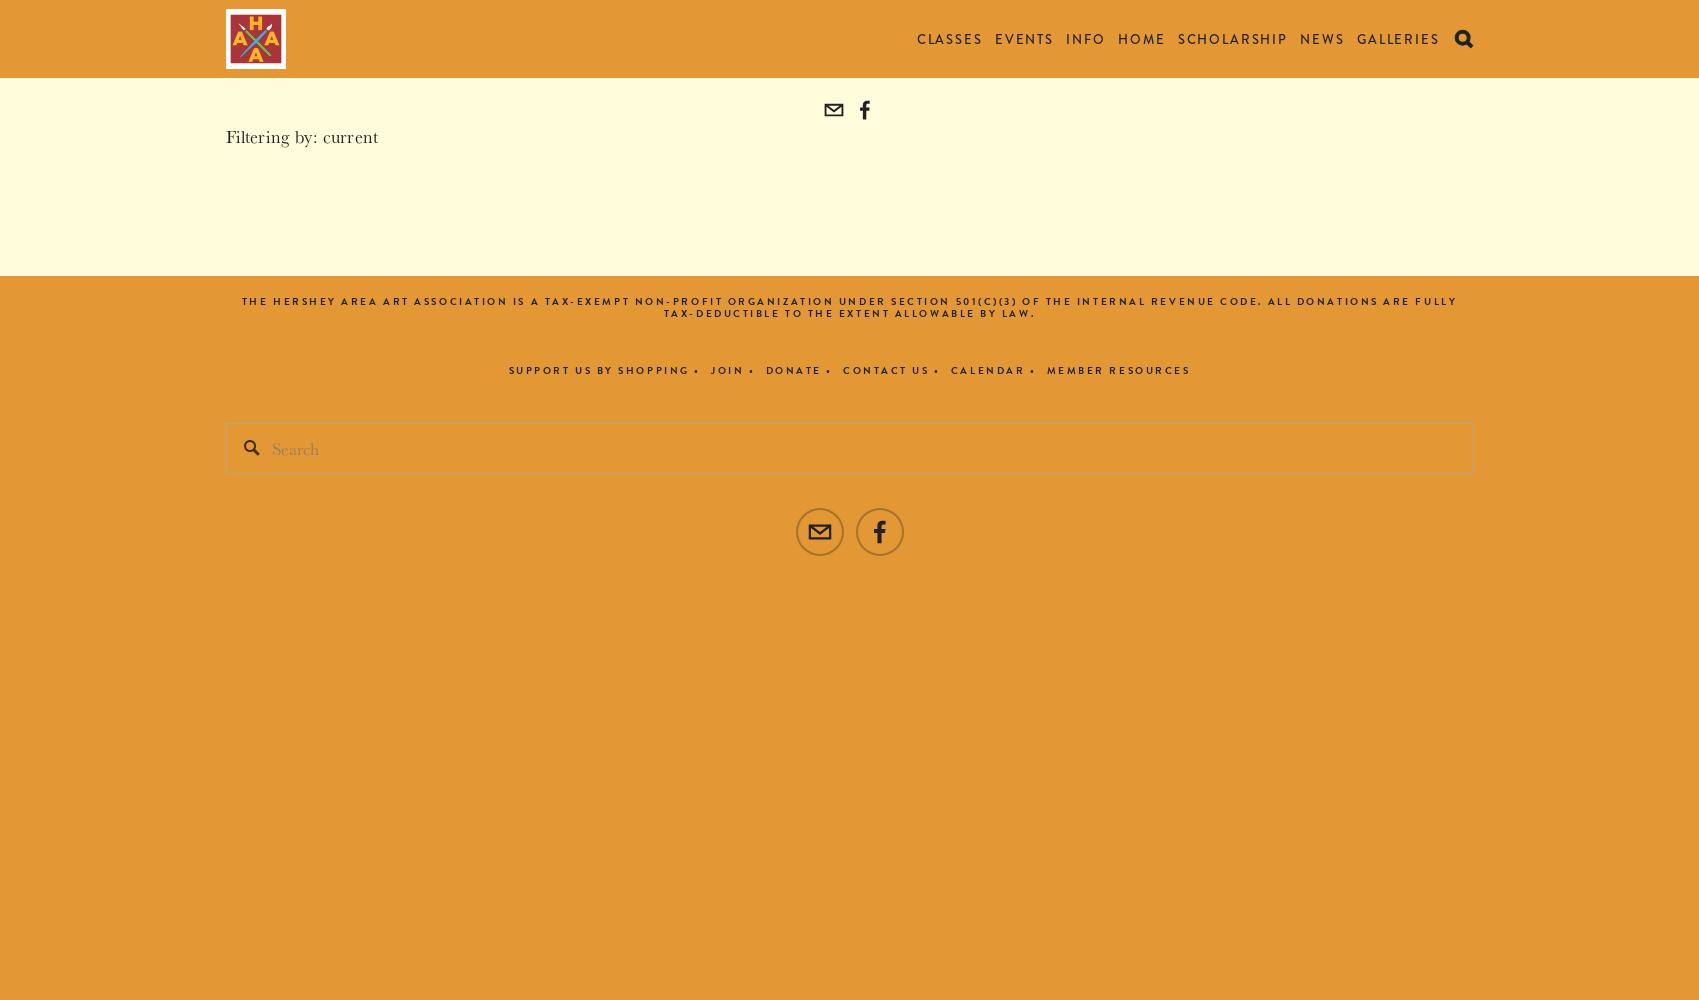  I want to click on 'Filtering by: current', so click(300, 135).